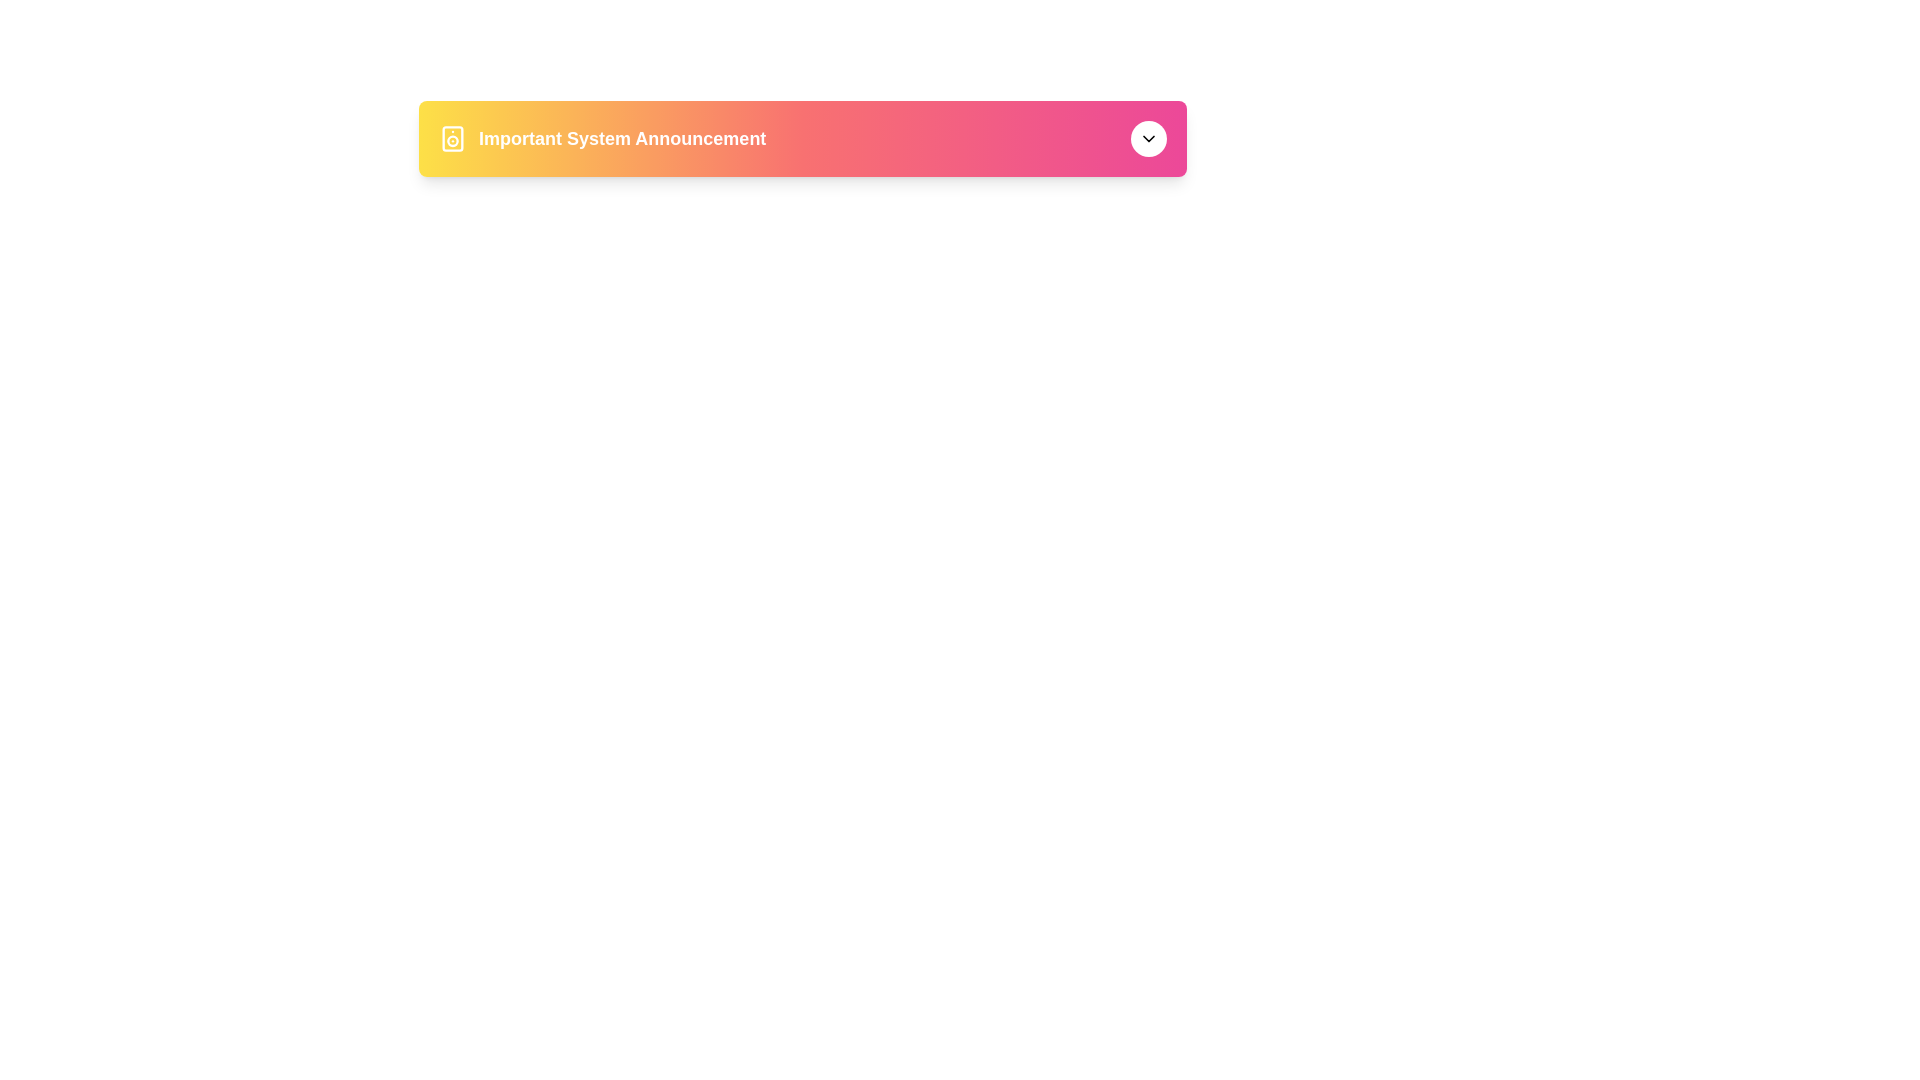  Describe the element at coordinates (1148, 137) in the screenshot. I see `the toggle button to expand the notification panel` at that location.